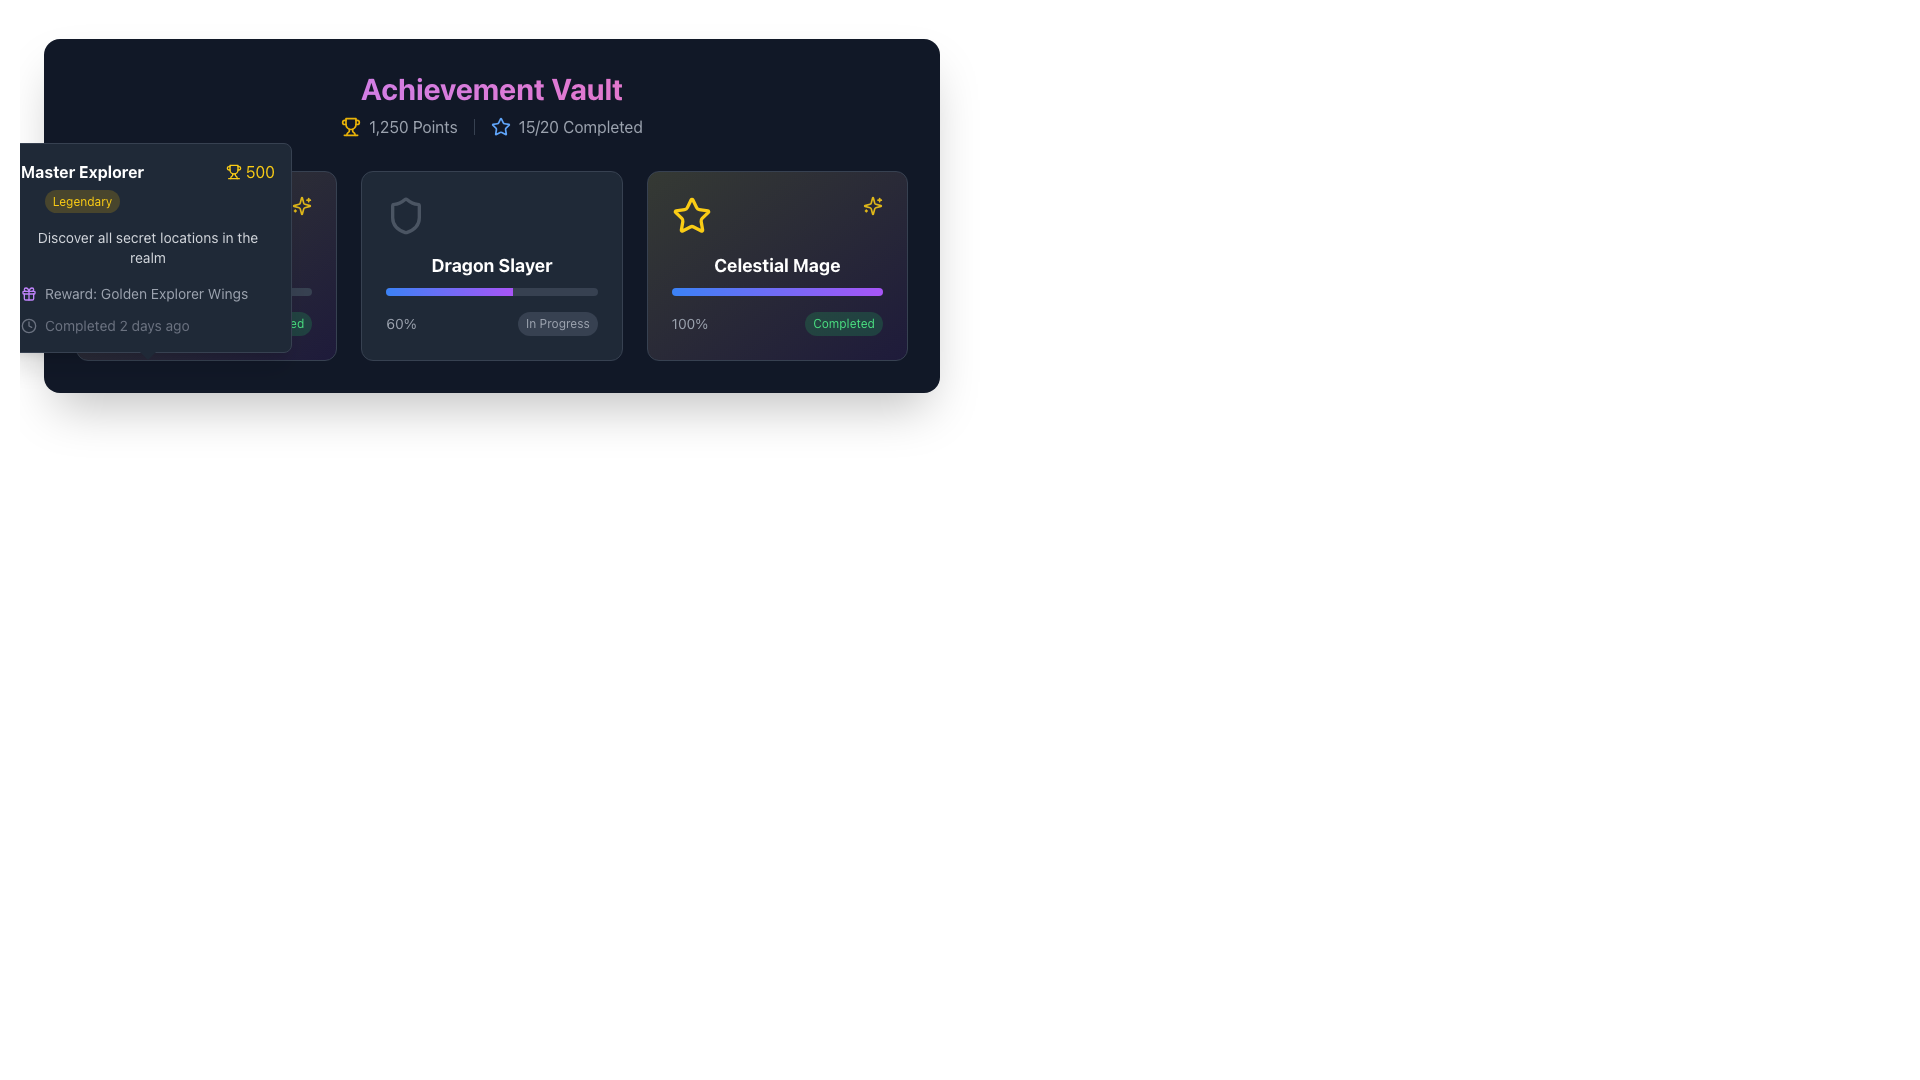  What do you see at coordinates (844, 323) in the screenshot?
I see `the status indicator label located in the bottom-right corner of the 'Celestial Mage' section, which indicates that the associated achievement has been completed` at bounding box center [844, 323].